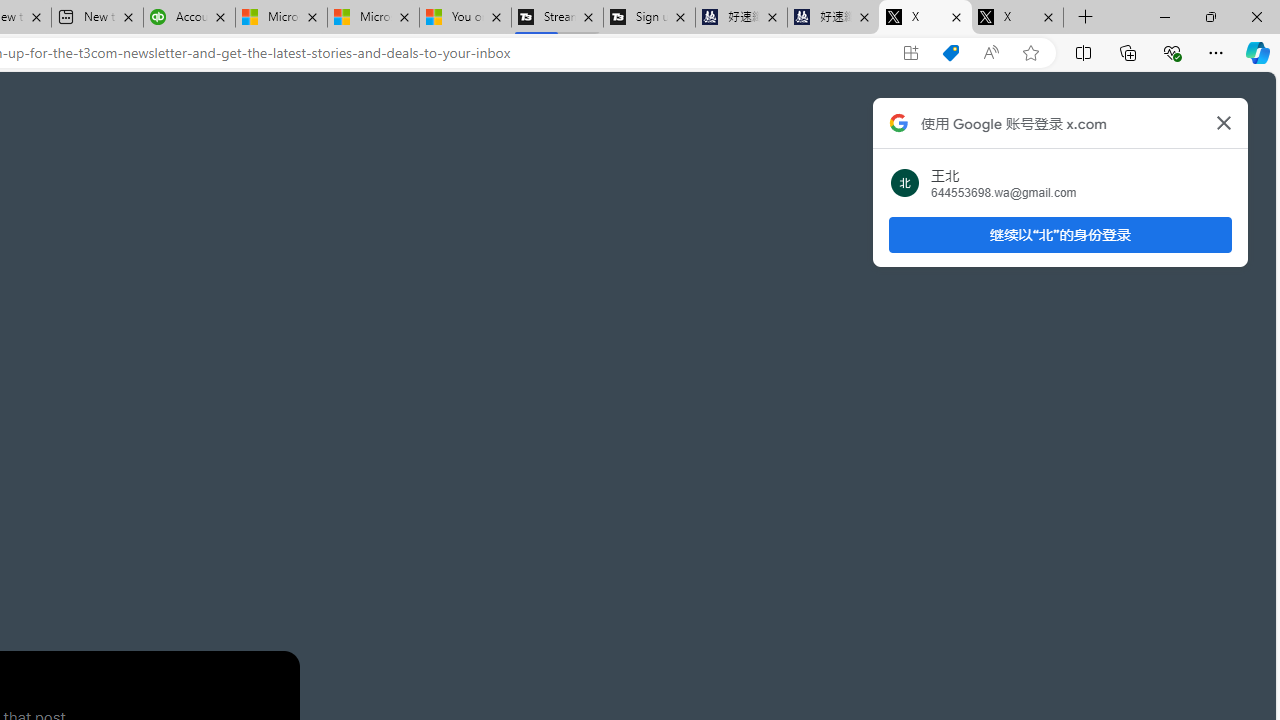 This screenshot has width=1280, height=720. I want to click on 'Shopping in Microsoft Edge', so click(950, 52).